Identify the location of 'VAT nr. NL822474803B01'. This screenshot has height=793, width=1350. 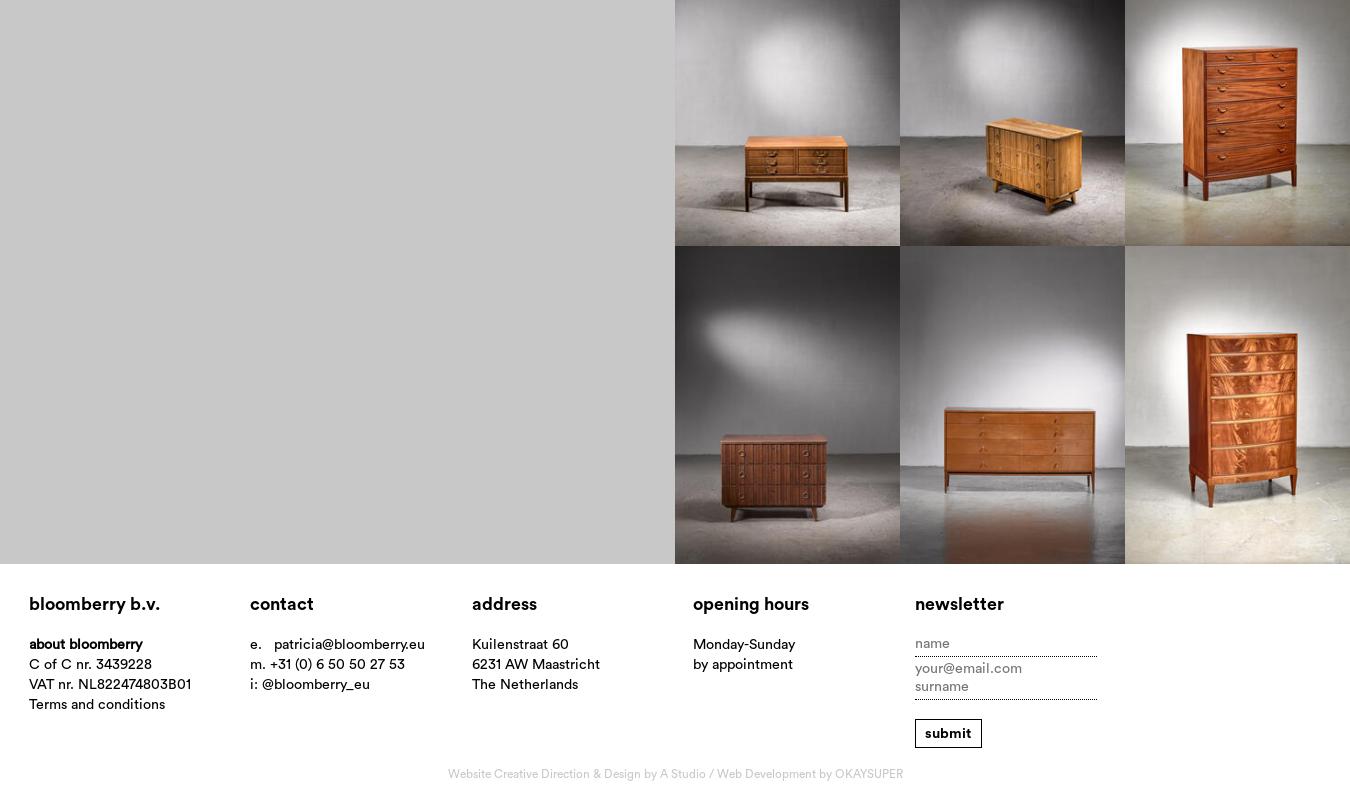
(26, 684).